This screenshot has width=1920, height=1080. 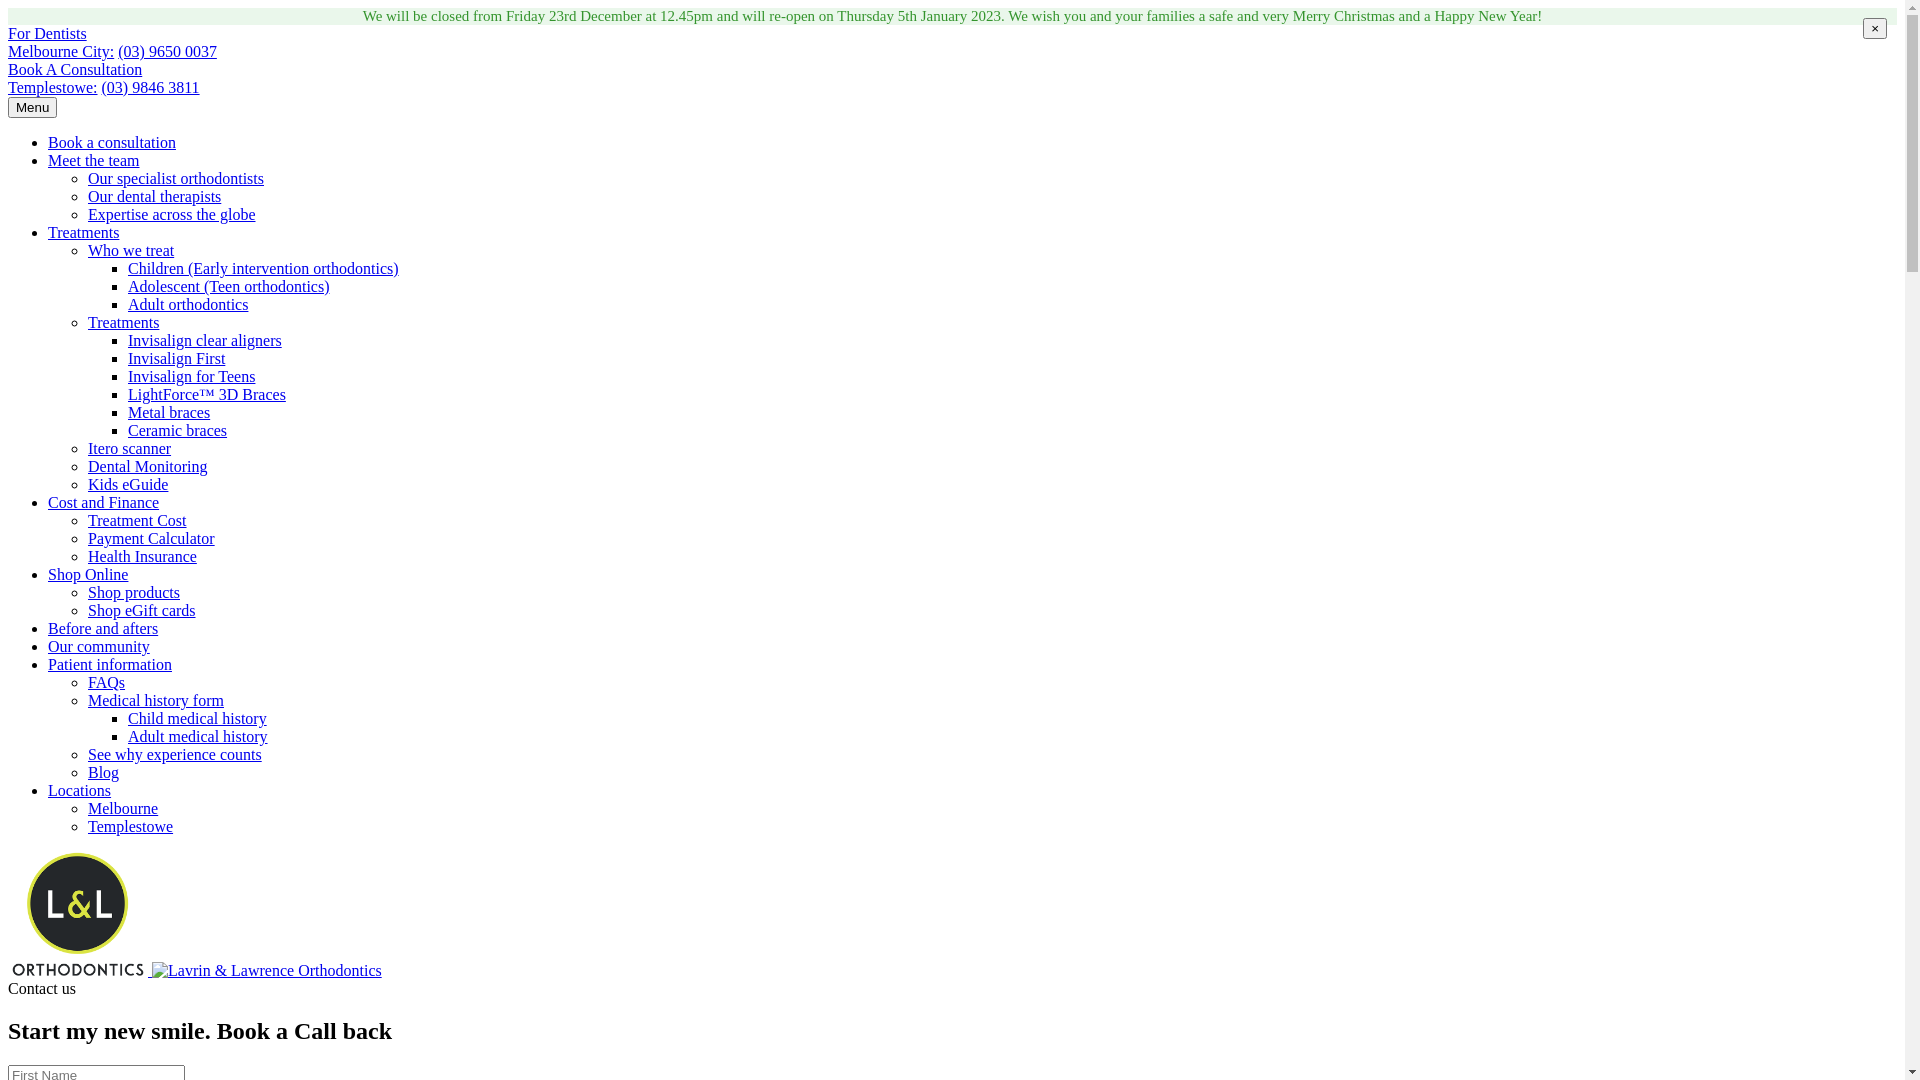 What do you see at coordinates (86, 574) in the screenshot?
I see `'Shop Online'` at bounding box center [86, 574].